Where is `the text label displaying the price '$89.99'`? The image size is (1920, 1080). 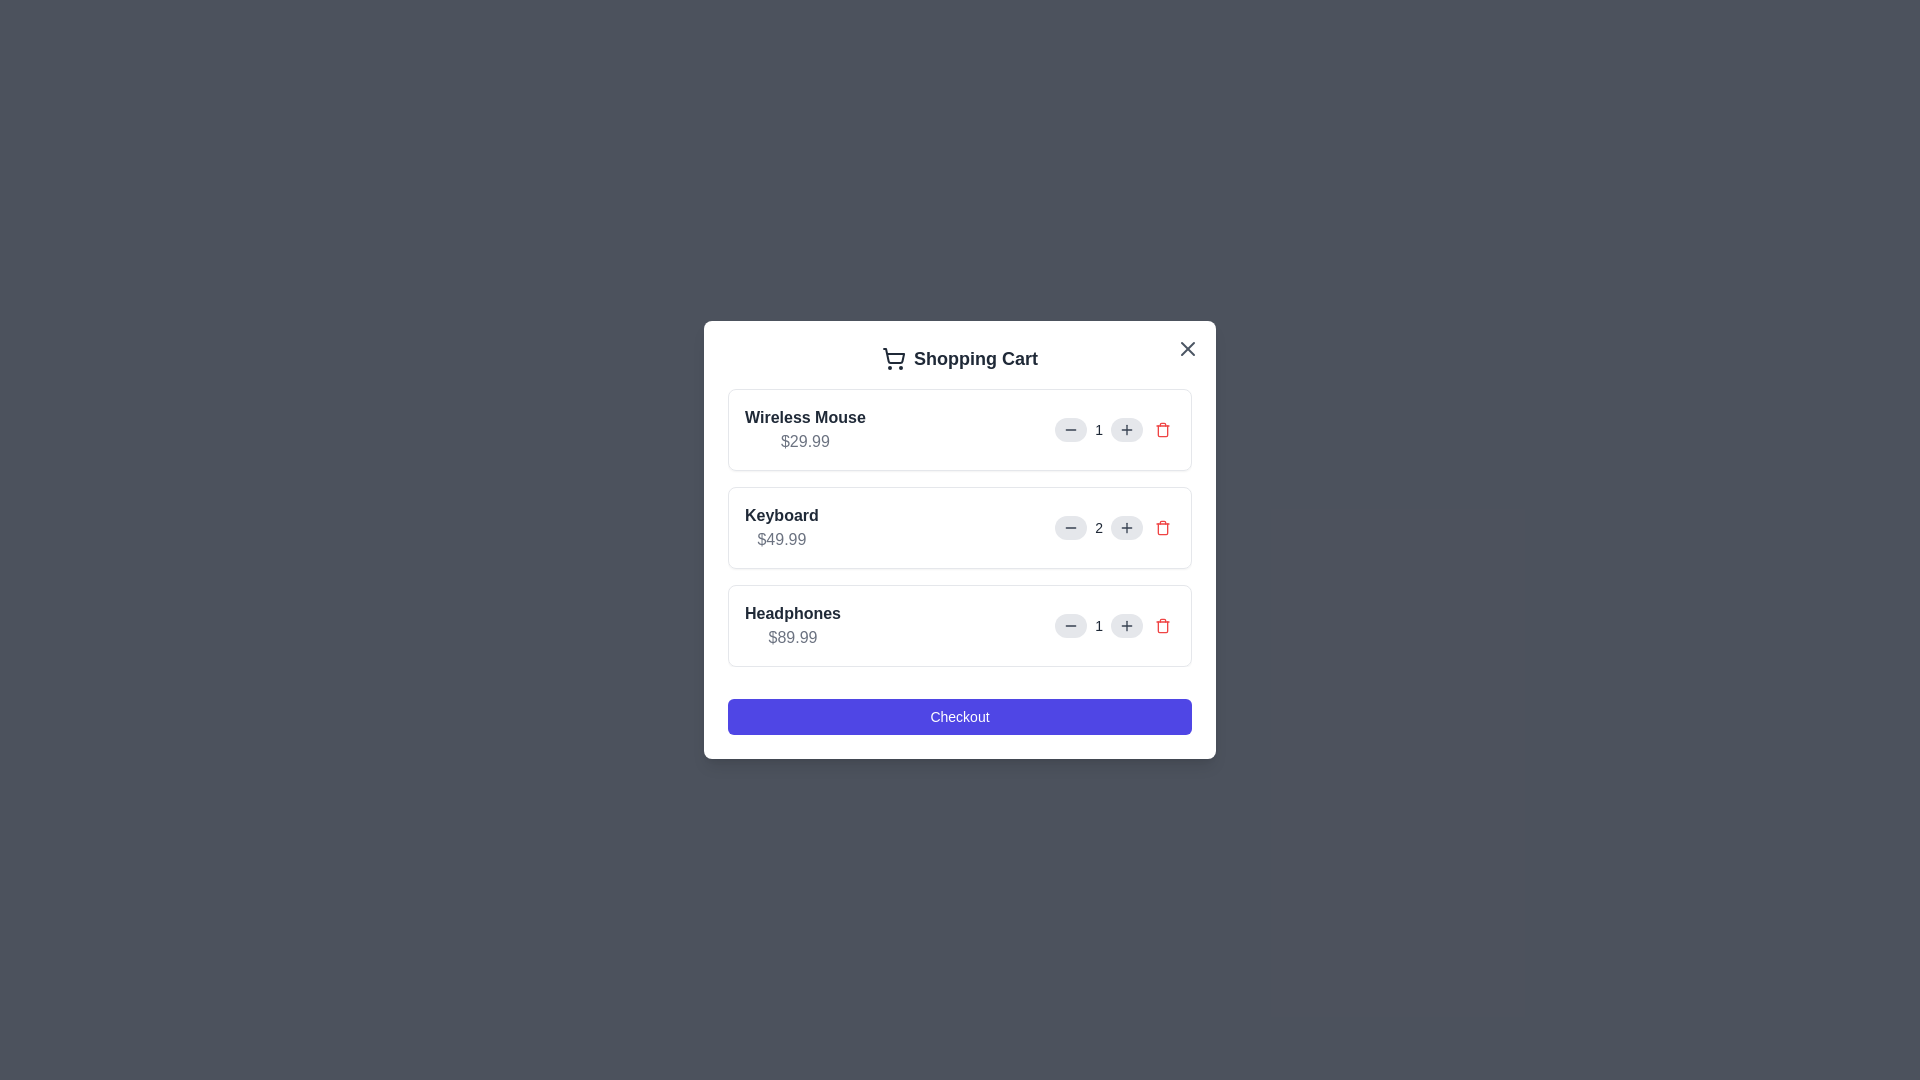 the text label displaying the price '$89.99' is located at coordinates (791, 637).